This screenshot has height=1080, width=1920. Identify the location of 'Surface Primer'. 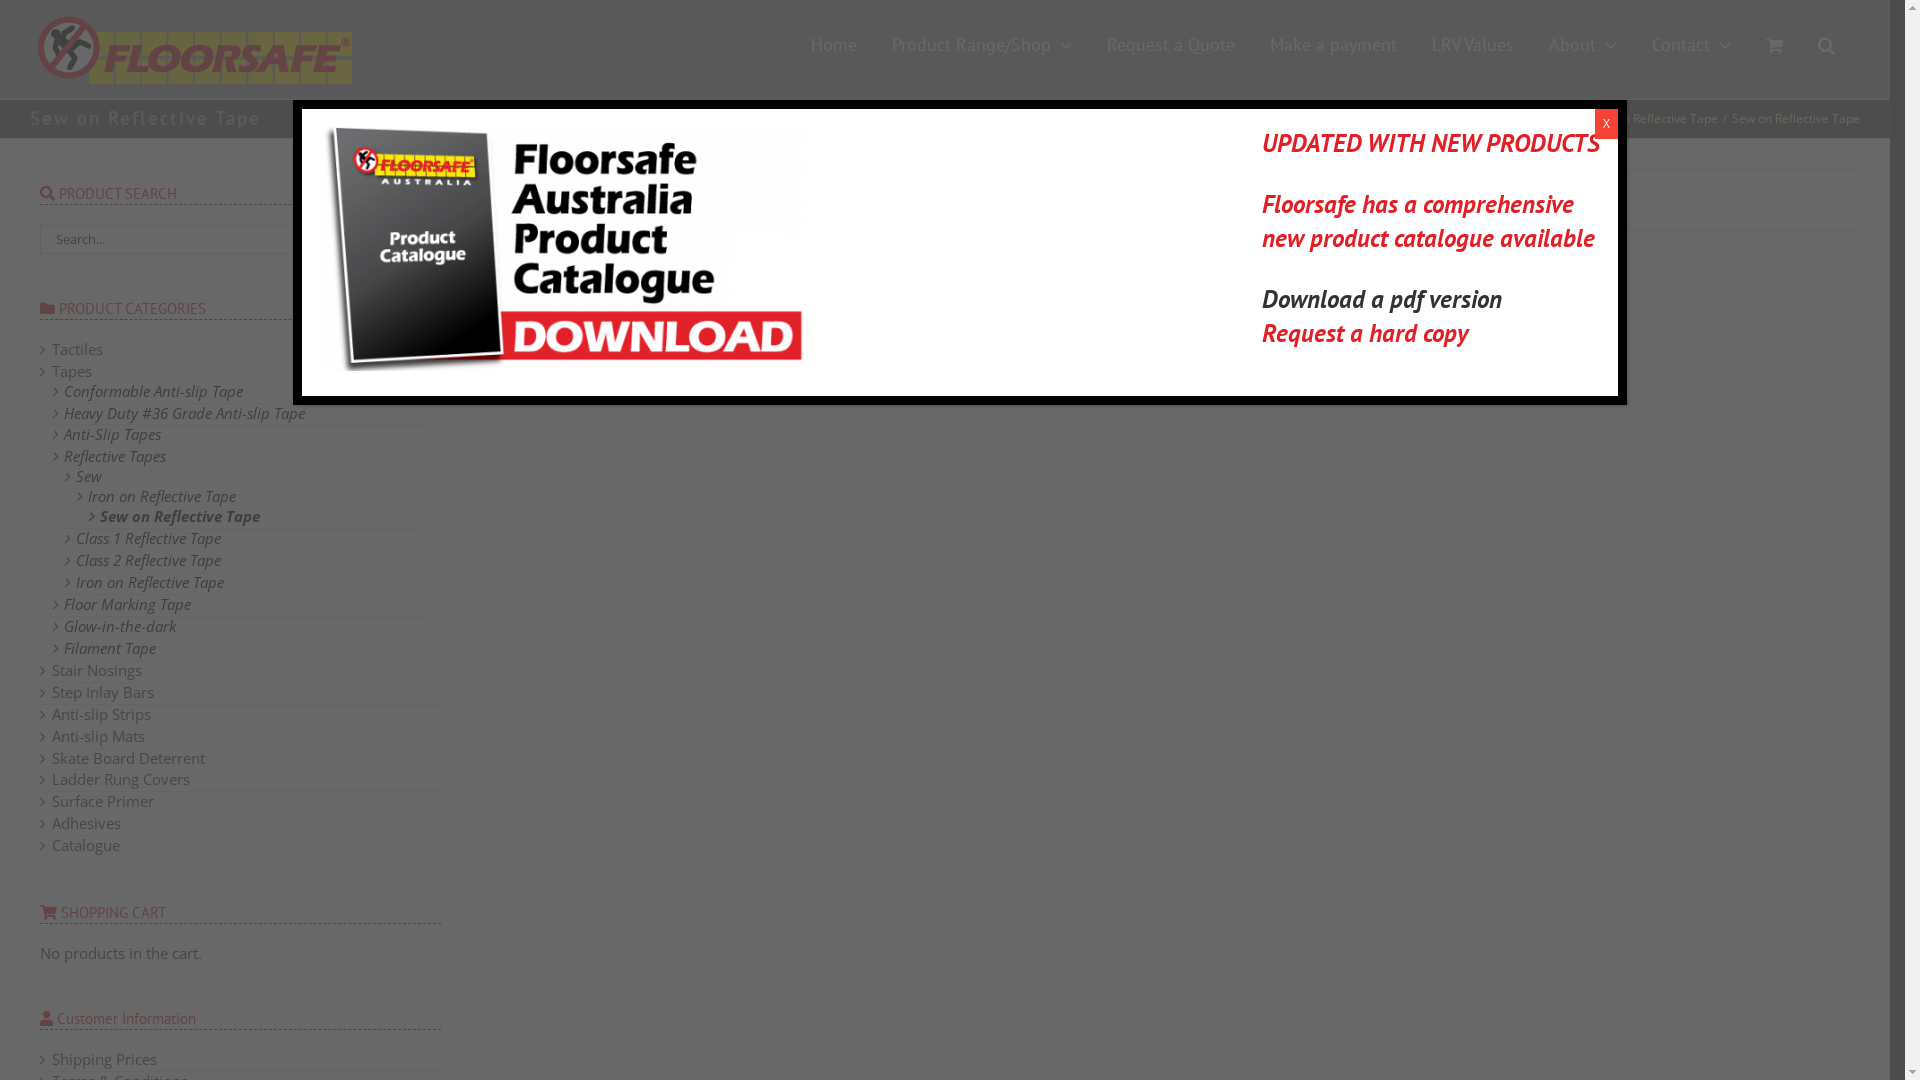
(101, 800).